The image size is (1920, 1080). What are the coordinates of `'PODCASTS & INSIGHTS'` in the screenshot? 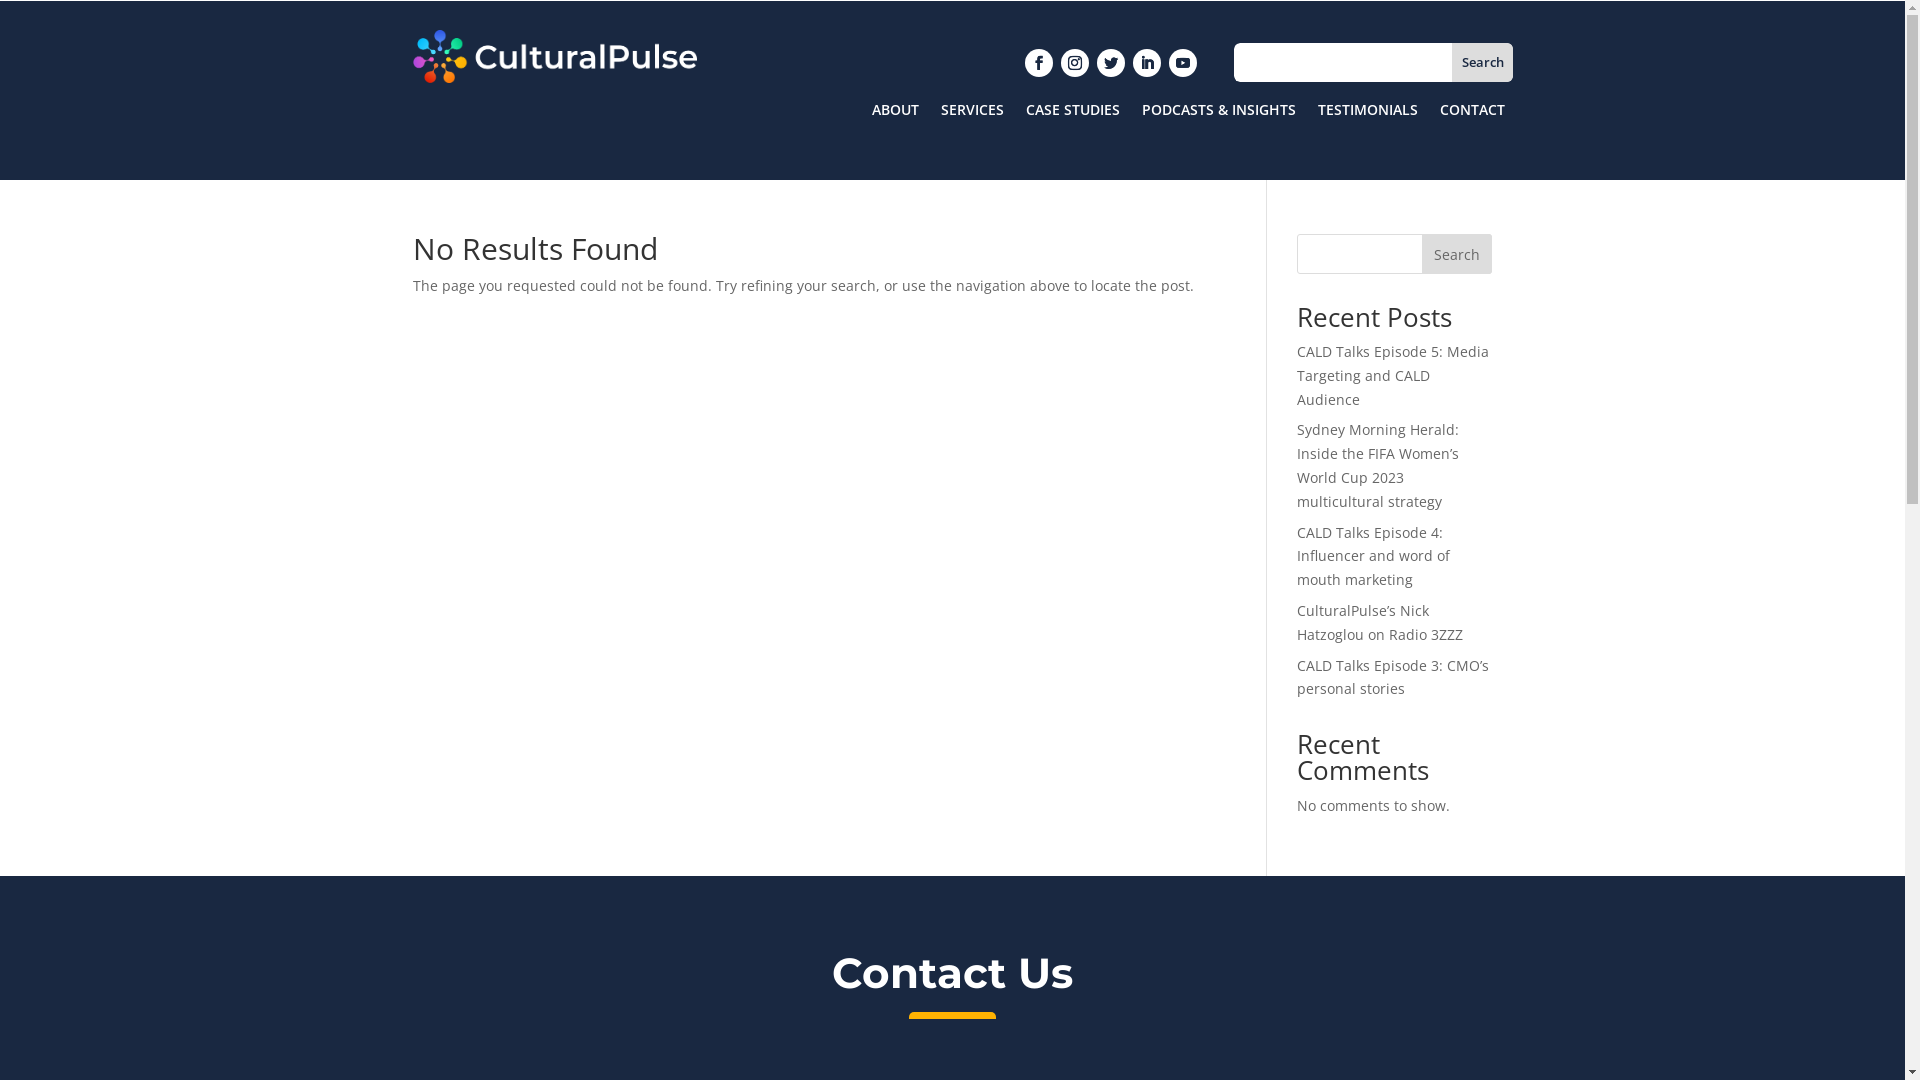 It's located at (1218, 114).